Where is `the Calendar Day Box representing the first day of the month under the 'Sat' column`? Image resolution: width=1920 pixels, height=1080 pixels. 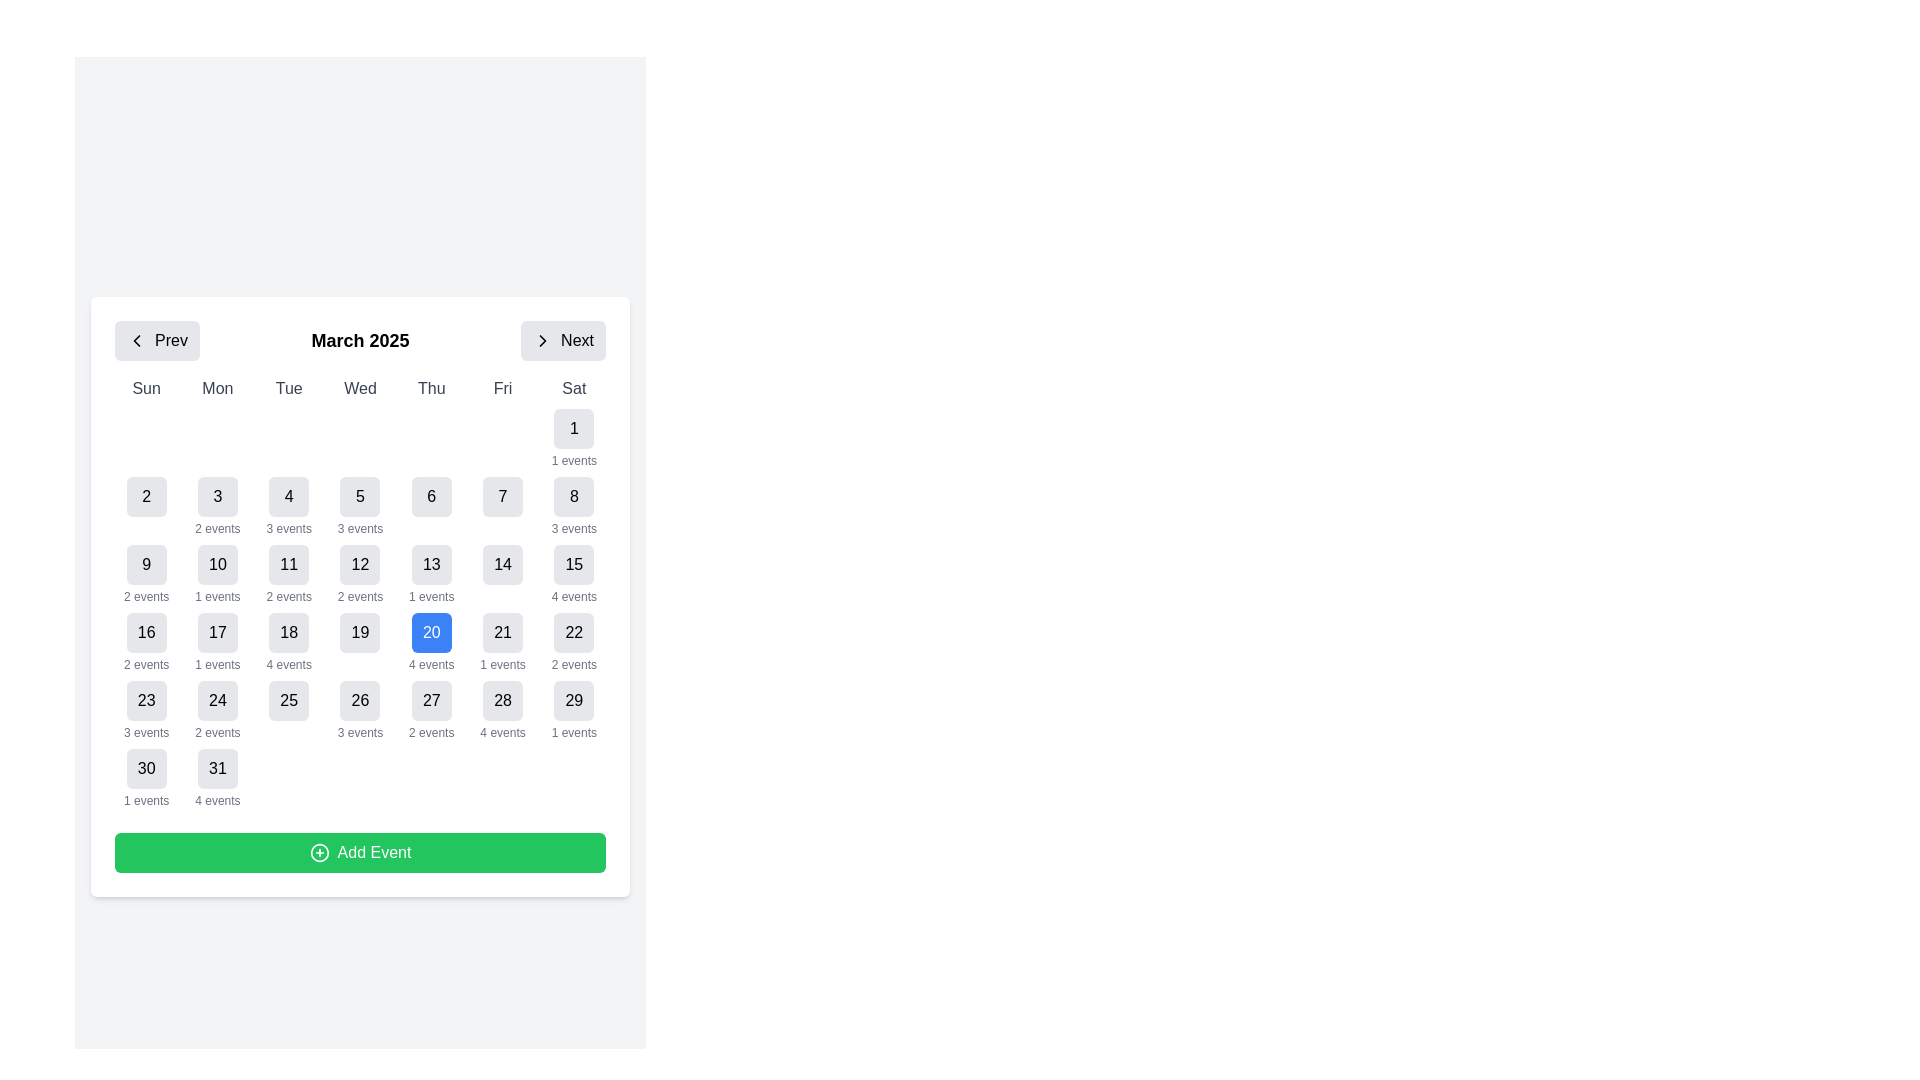
the Calendar Day Box representing the first day of the month under the 'Sat' column is located at coordinates (573, 438).